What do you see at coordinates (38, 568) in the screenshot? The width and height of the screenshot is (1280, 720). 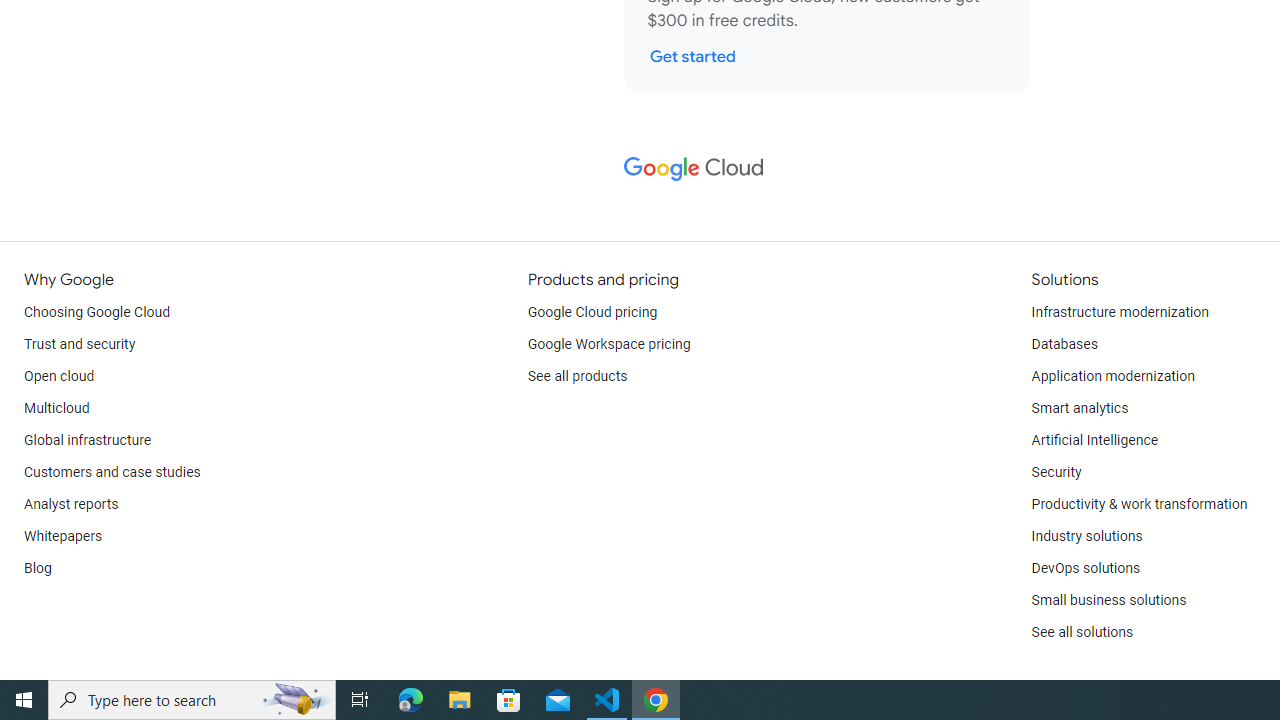 I see `'Blog'` at bounding box center [38, 568].